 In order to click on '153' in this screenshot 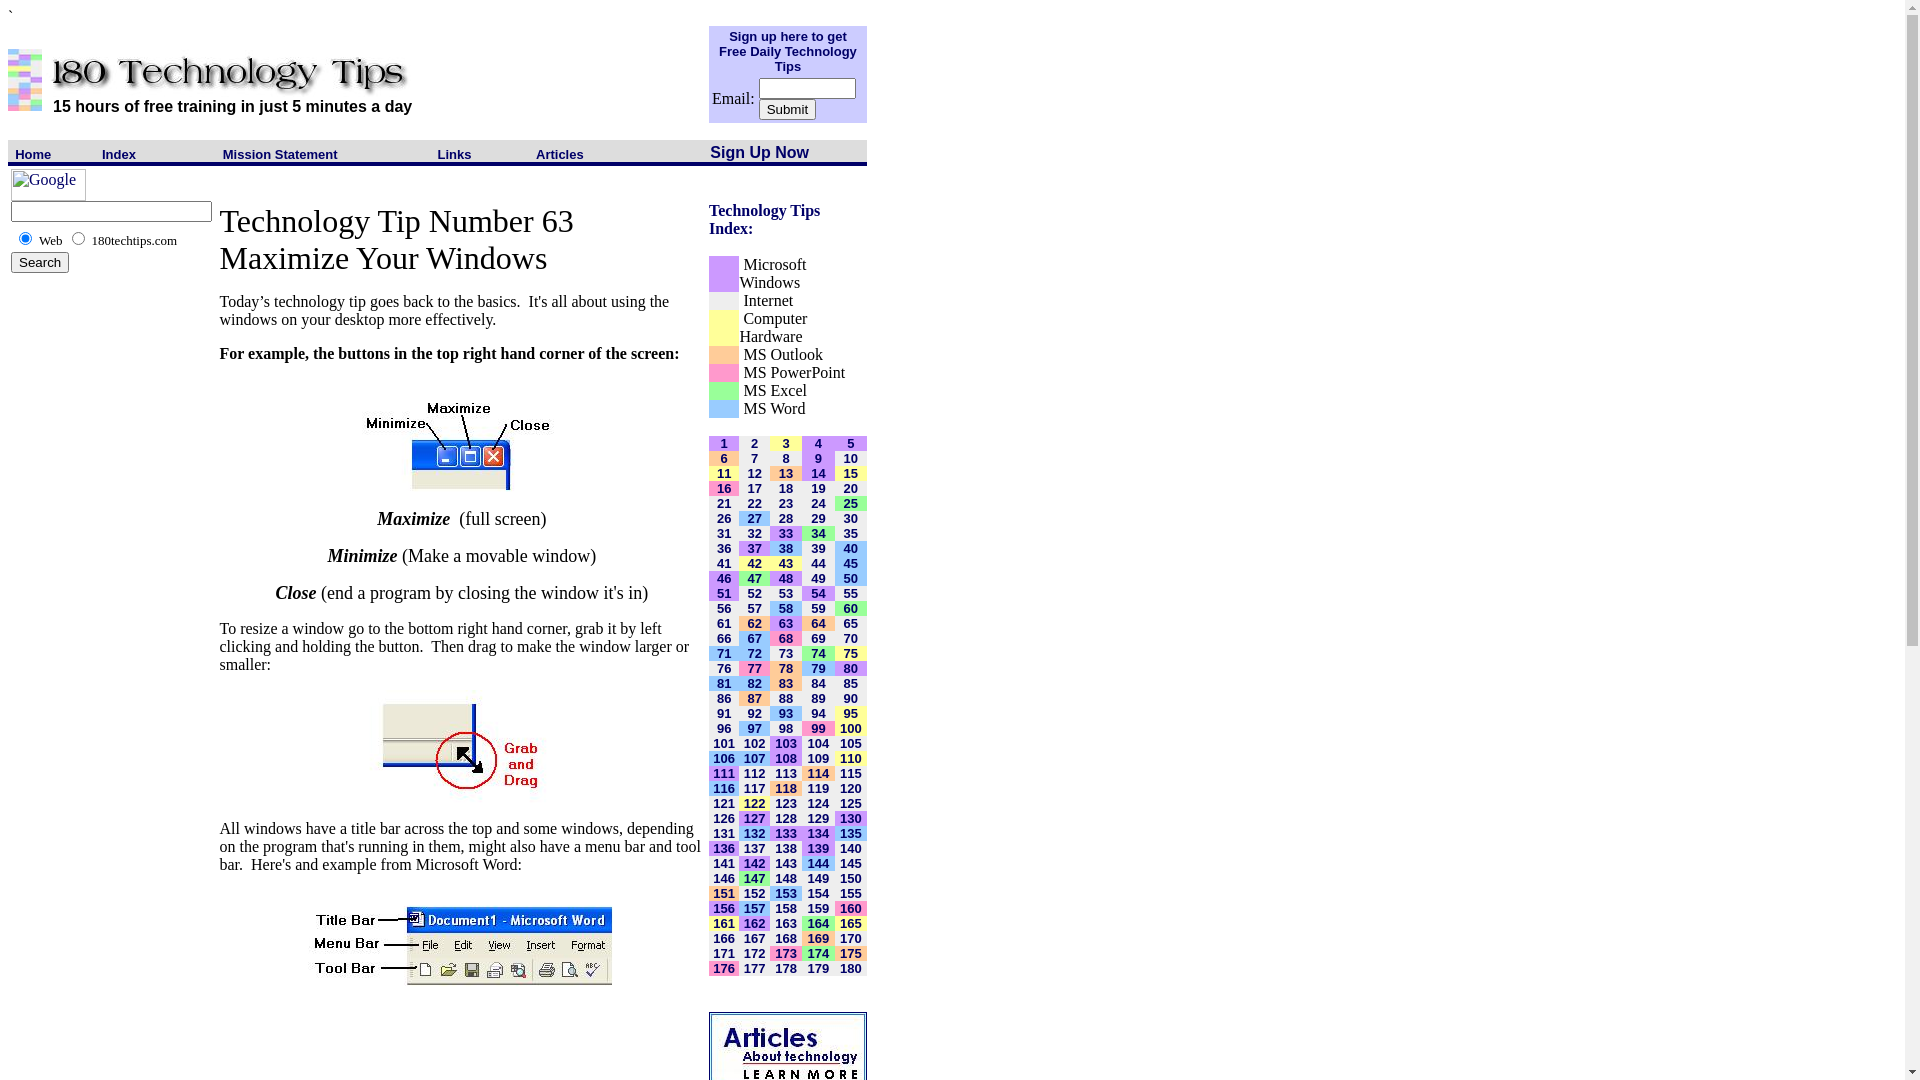, I will do `click(773, 891)`.